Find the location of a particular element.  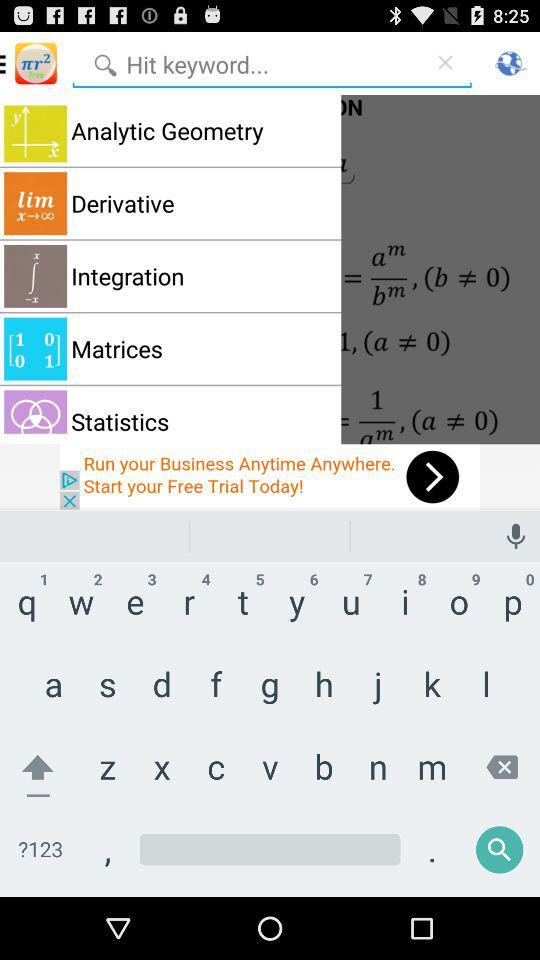

search is located at coordinates (247, 61).